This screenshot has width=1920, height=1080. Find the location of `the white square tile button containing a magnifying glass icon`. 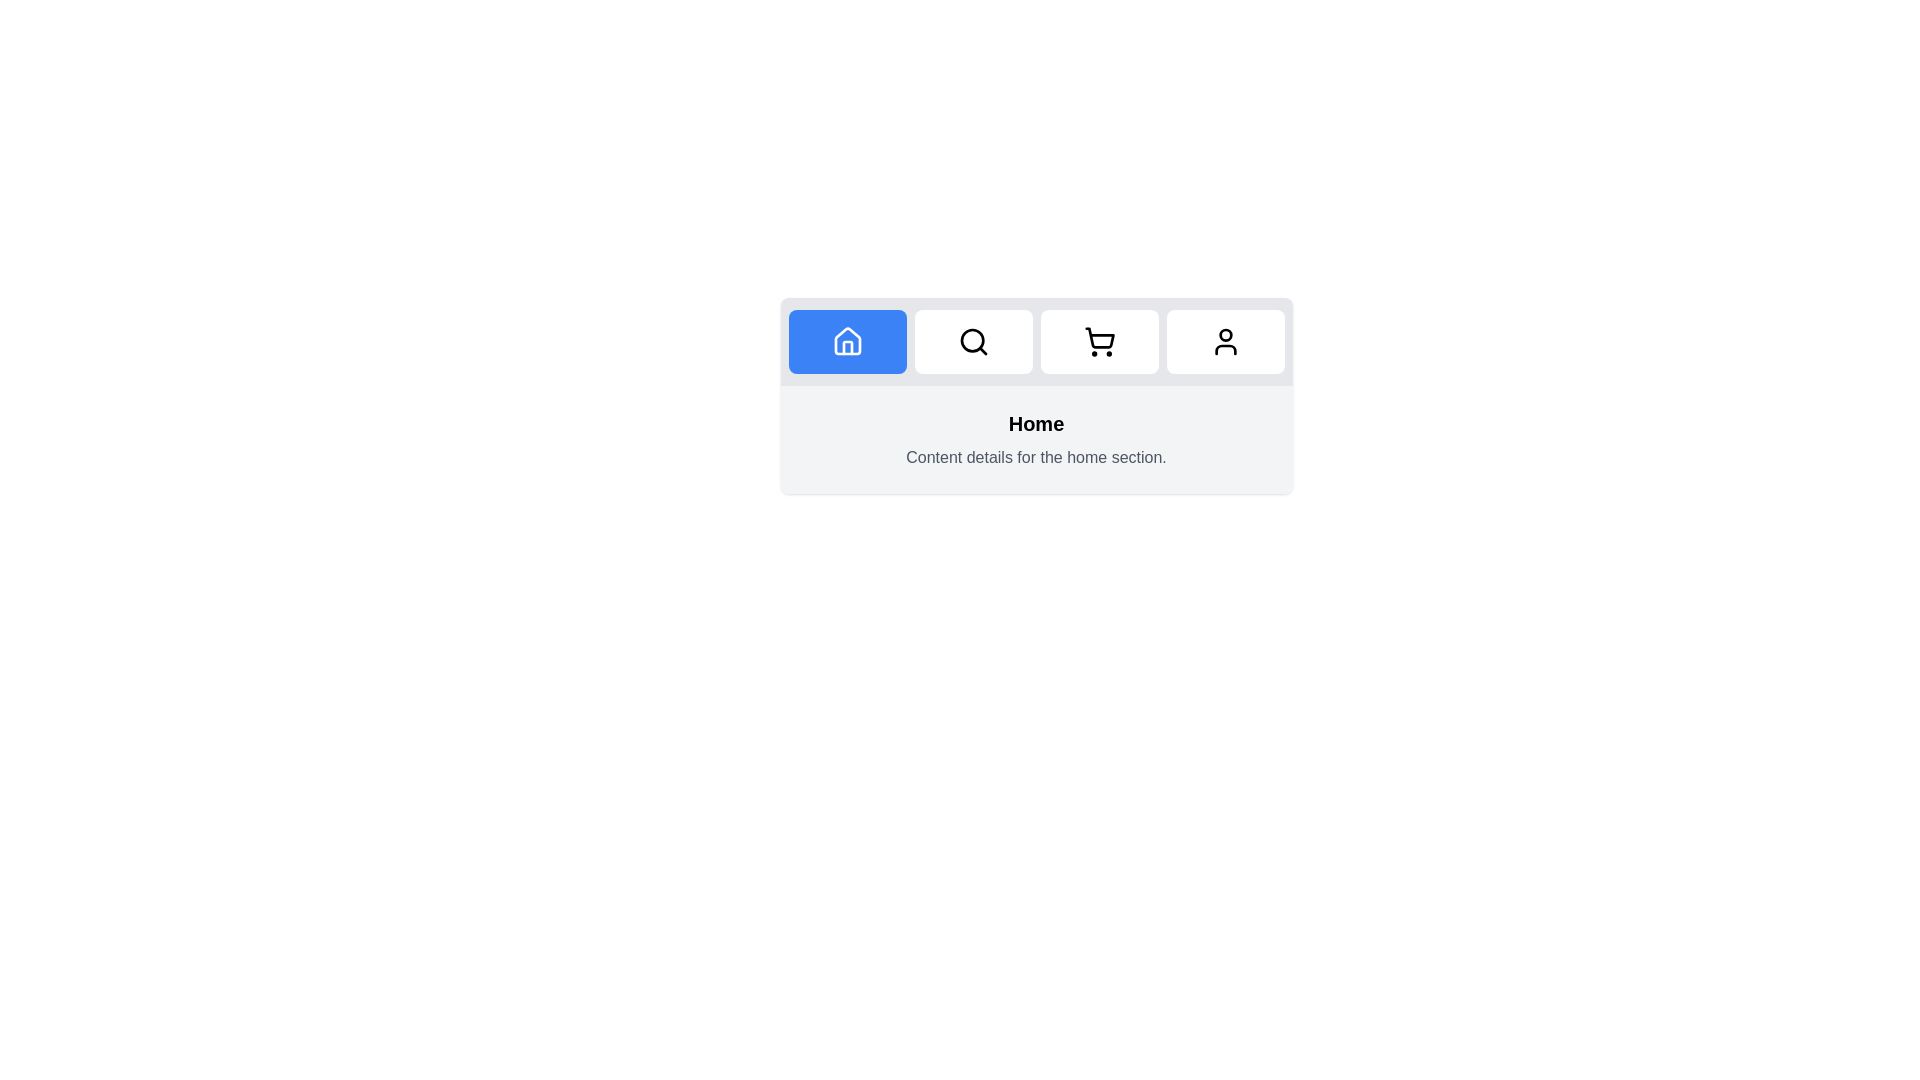

the white square tile button containing a magnifying glass icon is located at coordinates (973, 341).